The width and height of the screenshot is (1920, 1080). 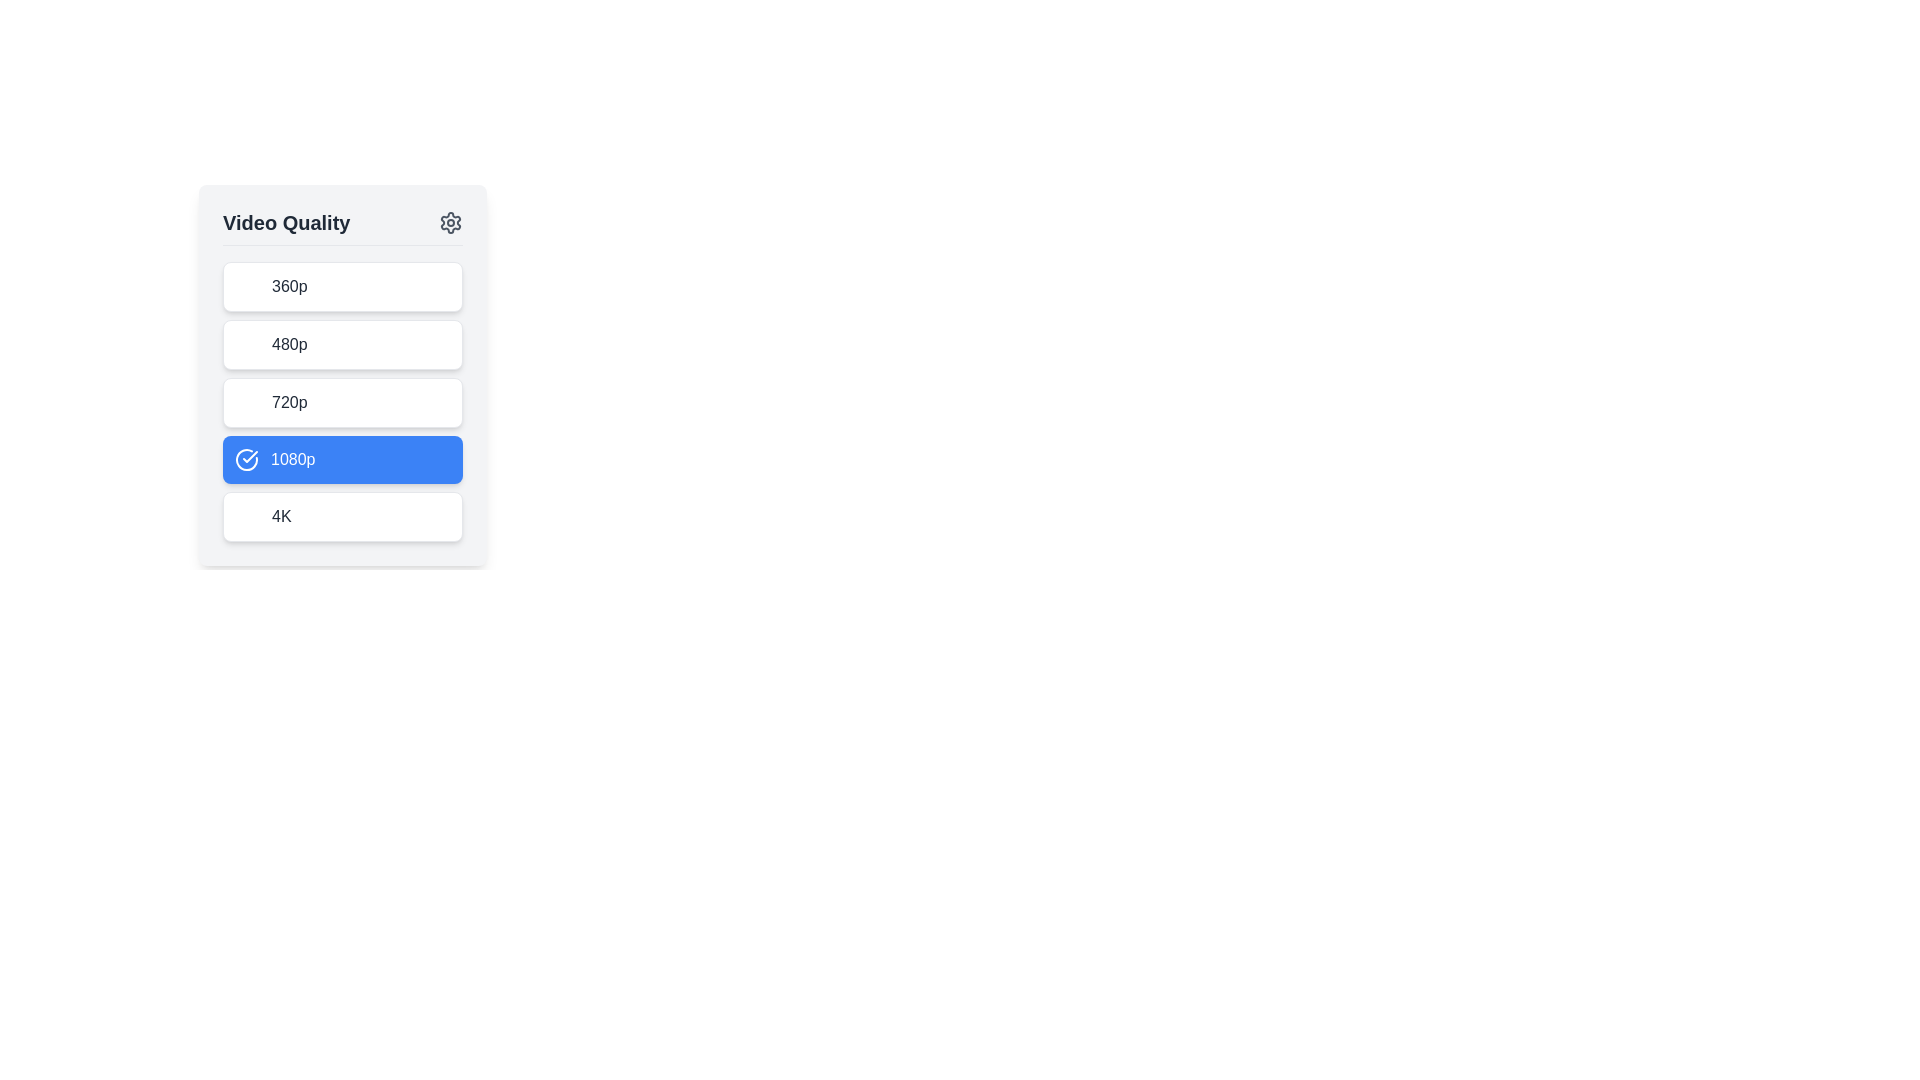 What do you see at coordinates (450, 223) in the screenshot?
I see `the settings icon for 'Video Quality' located at the top-right corner of the section` at bounding box center [450, 223].